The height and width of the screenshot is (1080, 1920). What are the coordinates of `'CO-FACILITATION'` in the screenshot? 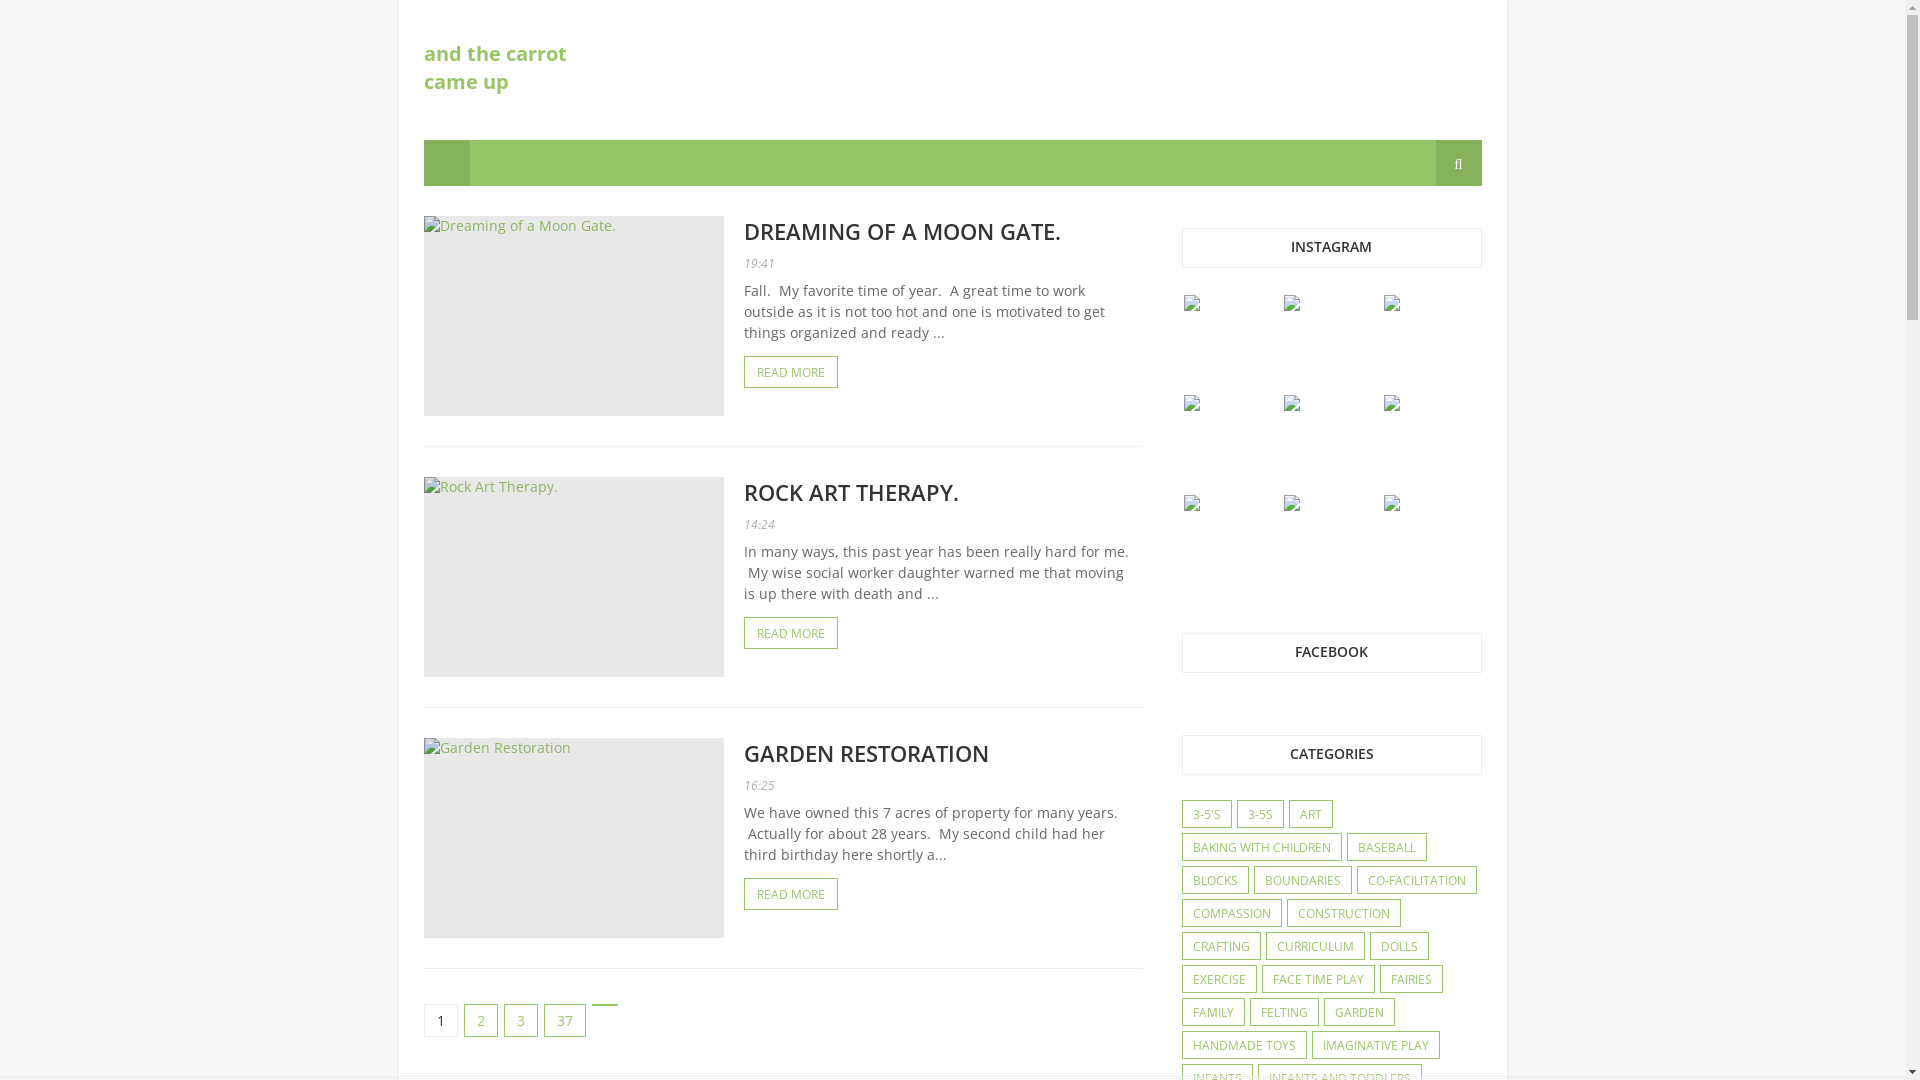 It's located at (1415, 879).